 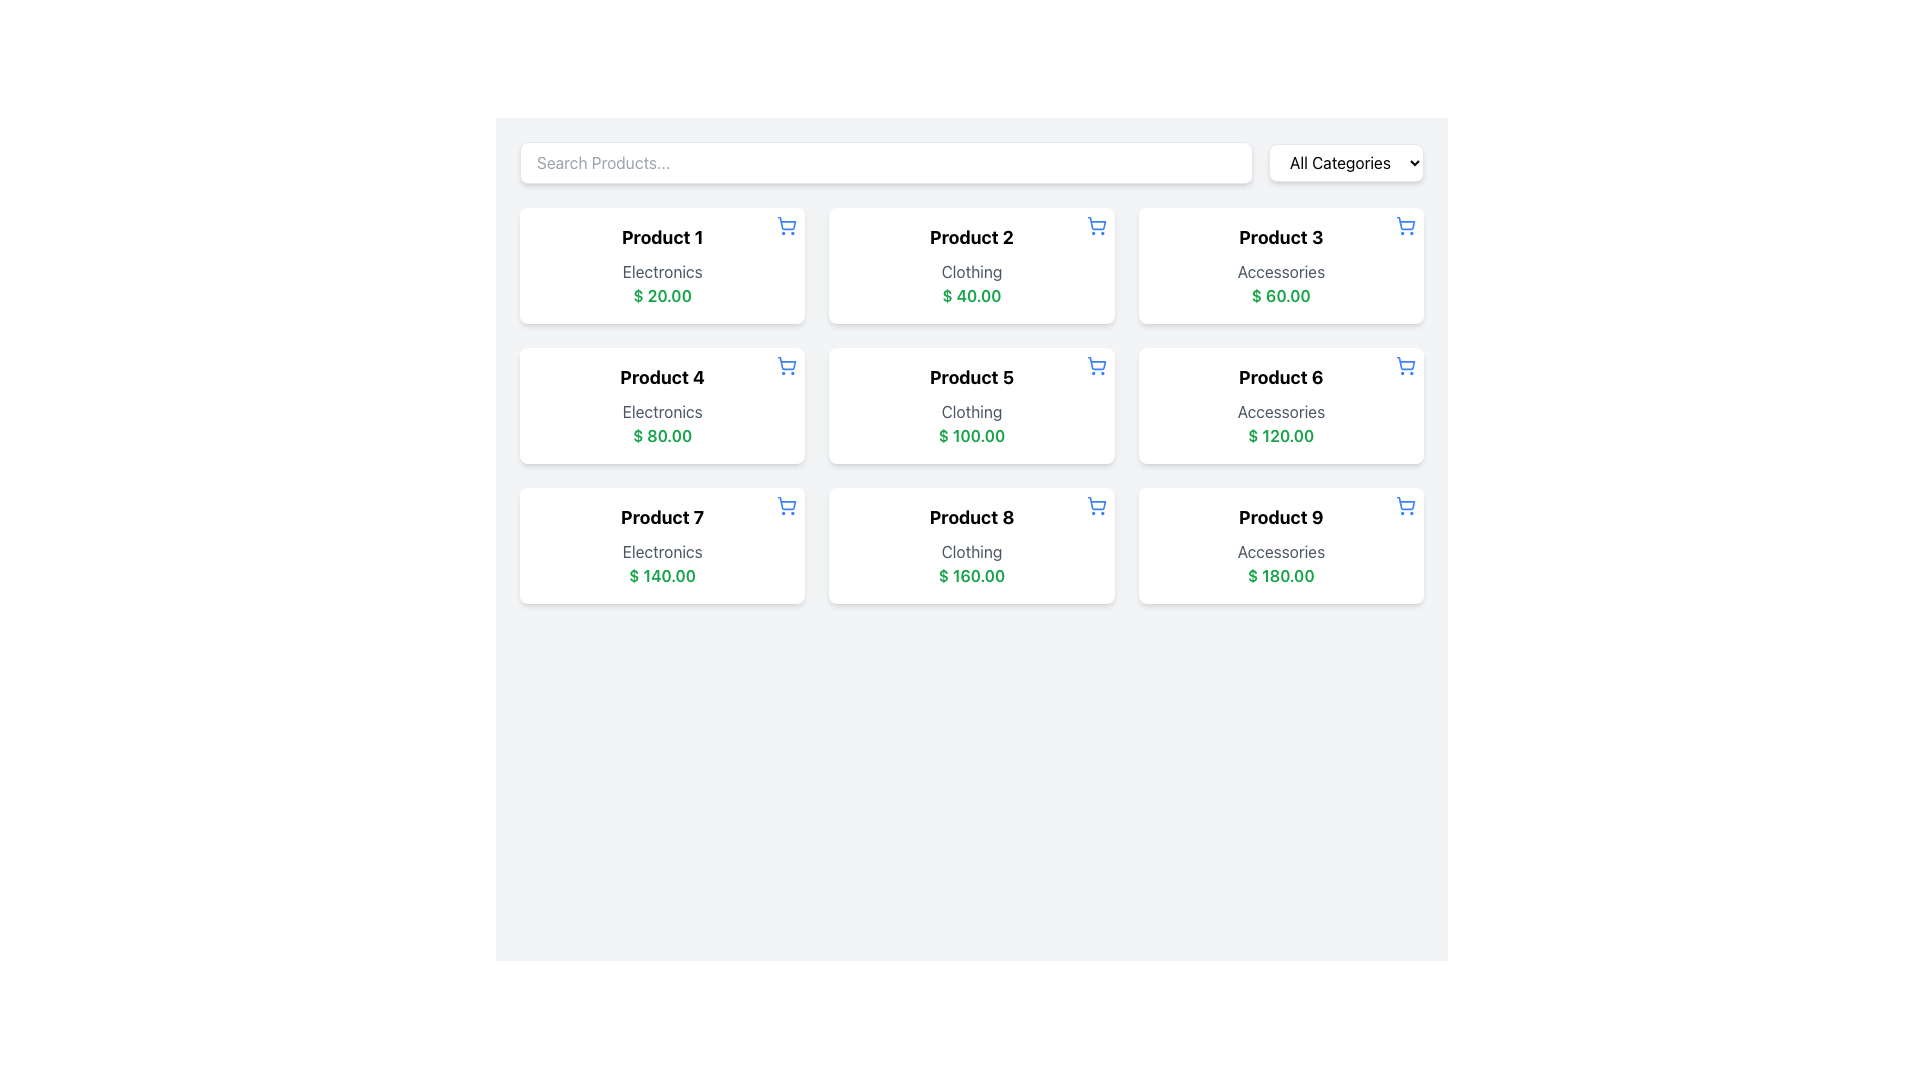 What do you see at coordinates (1346, 161) in the screenshot?
I see `the 'All Categories' dropdown menu located at the top-right corner of the interface` at bounding box center [1346, 161].